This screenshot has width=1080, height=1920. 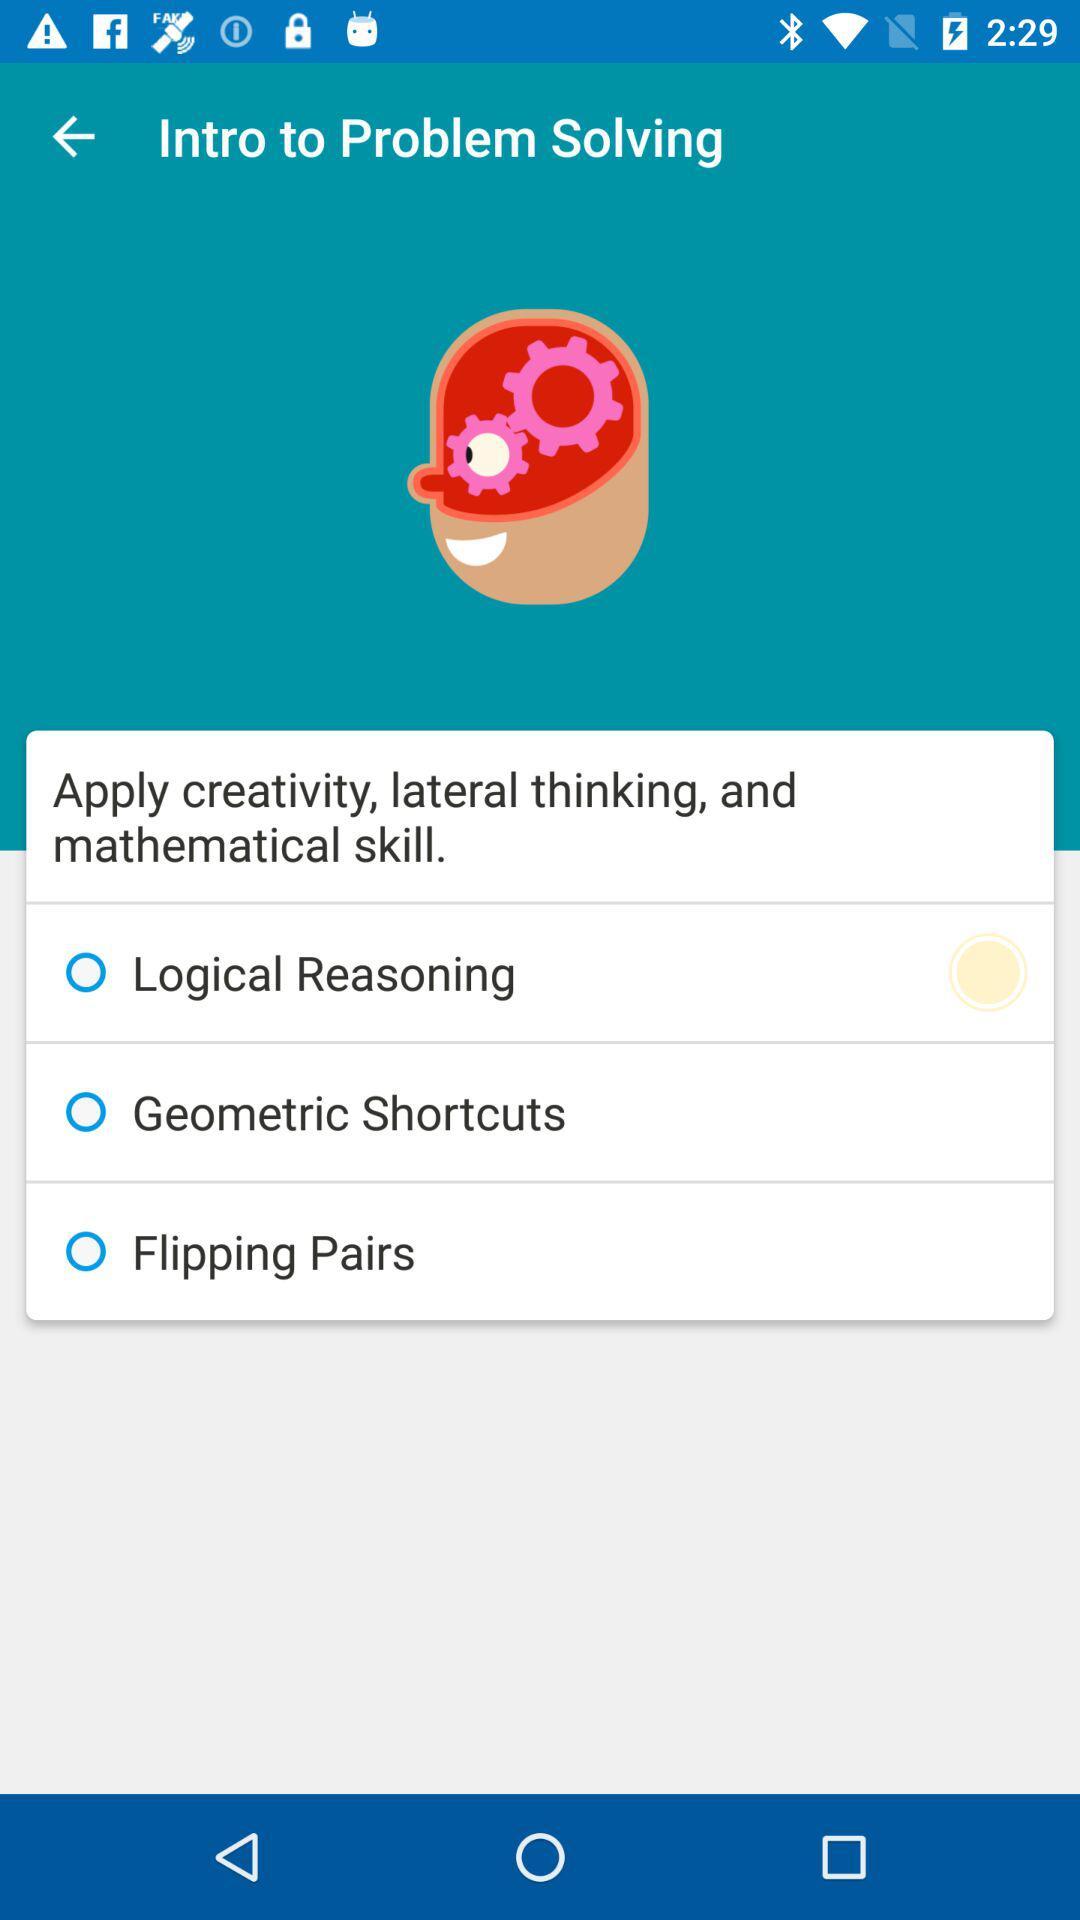 I want to click on flipping pairs item, so click(x=540, y=1250).